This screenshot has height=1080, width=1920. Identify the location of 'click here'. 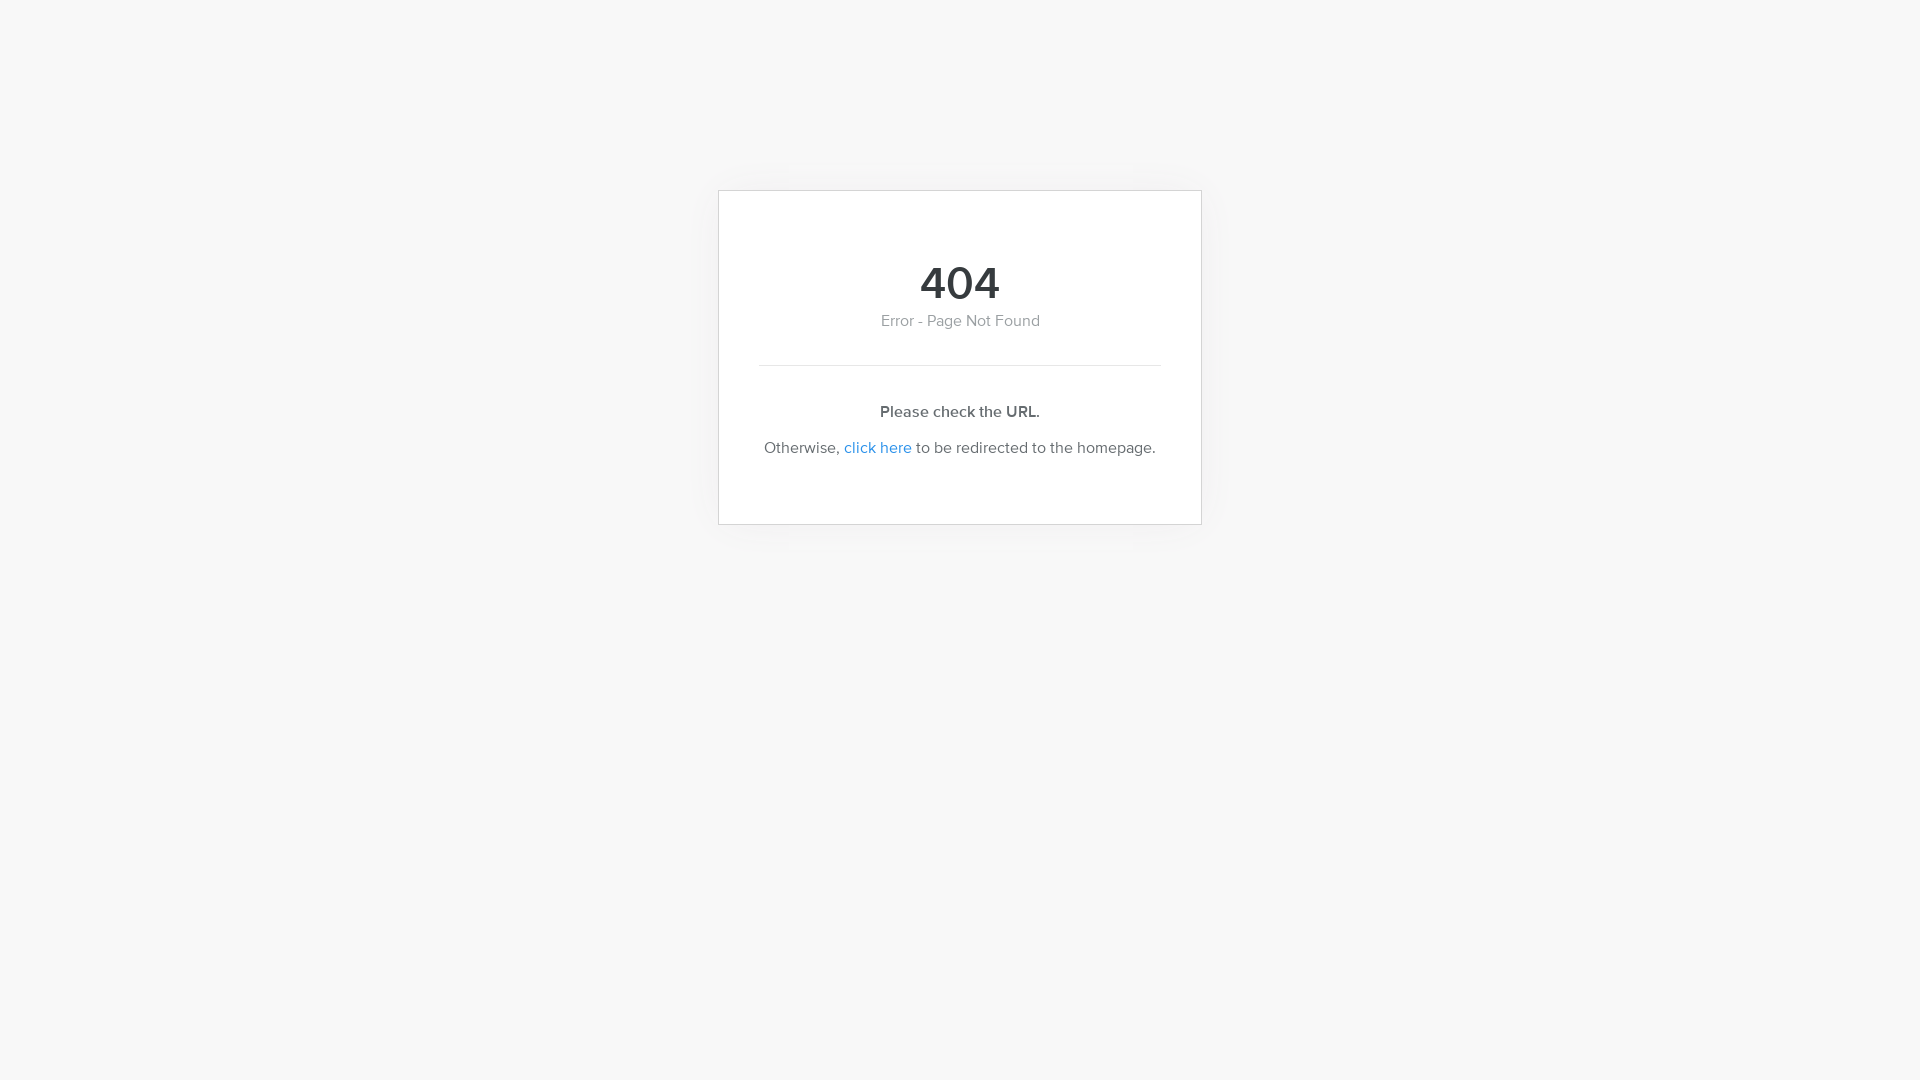
(878, 446).